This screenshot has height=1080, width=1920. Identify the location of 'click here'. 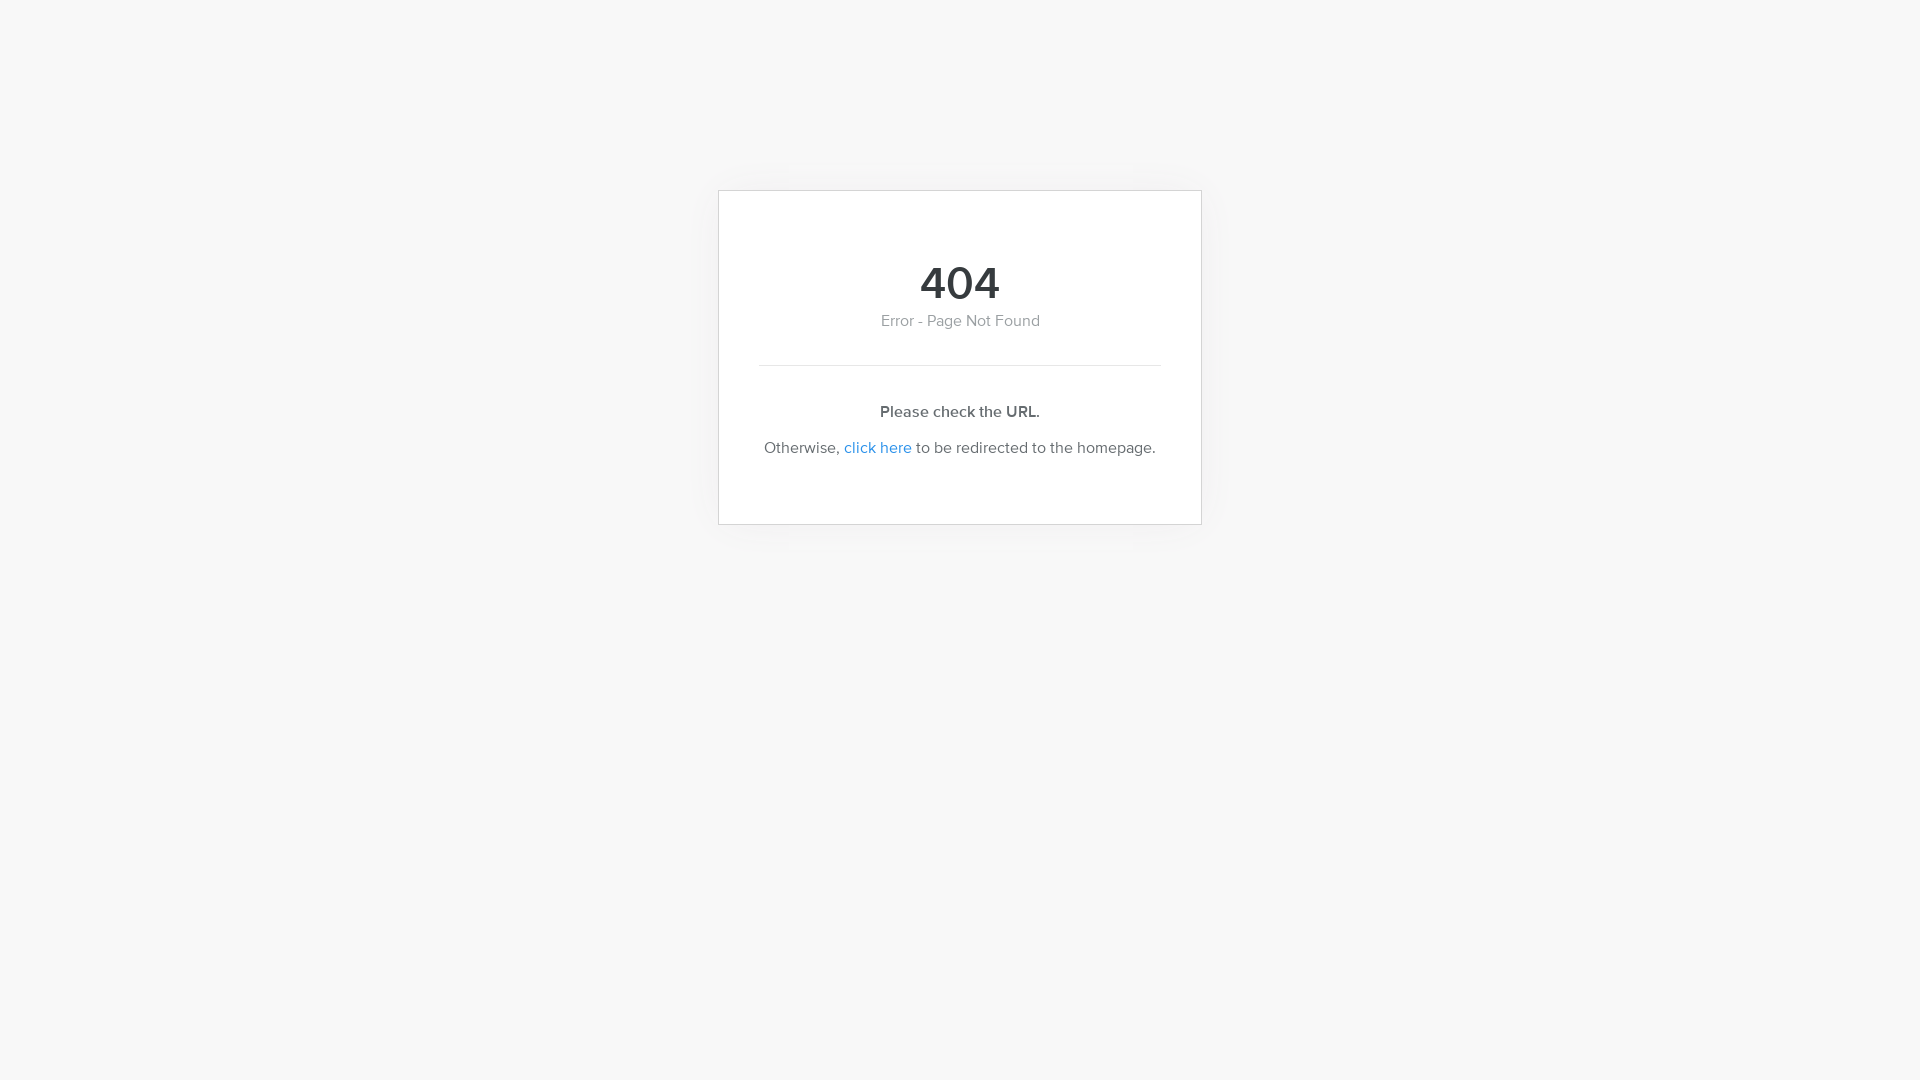
(878, 446).